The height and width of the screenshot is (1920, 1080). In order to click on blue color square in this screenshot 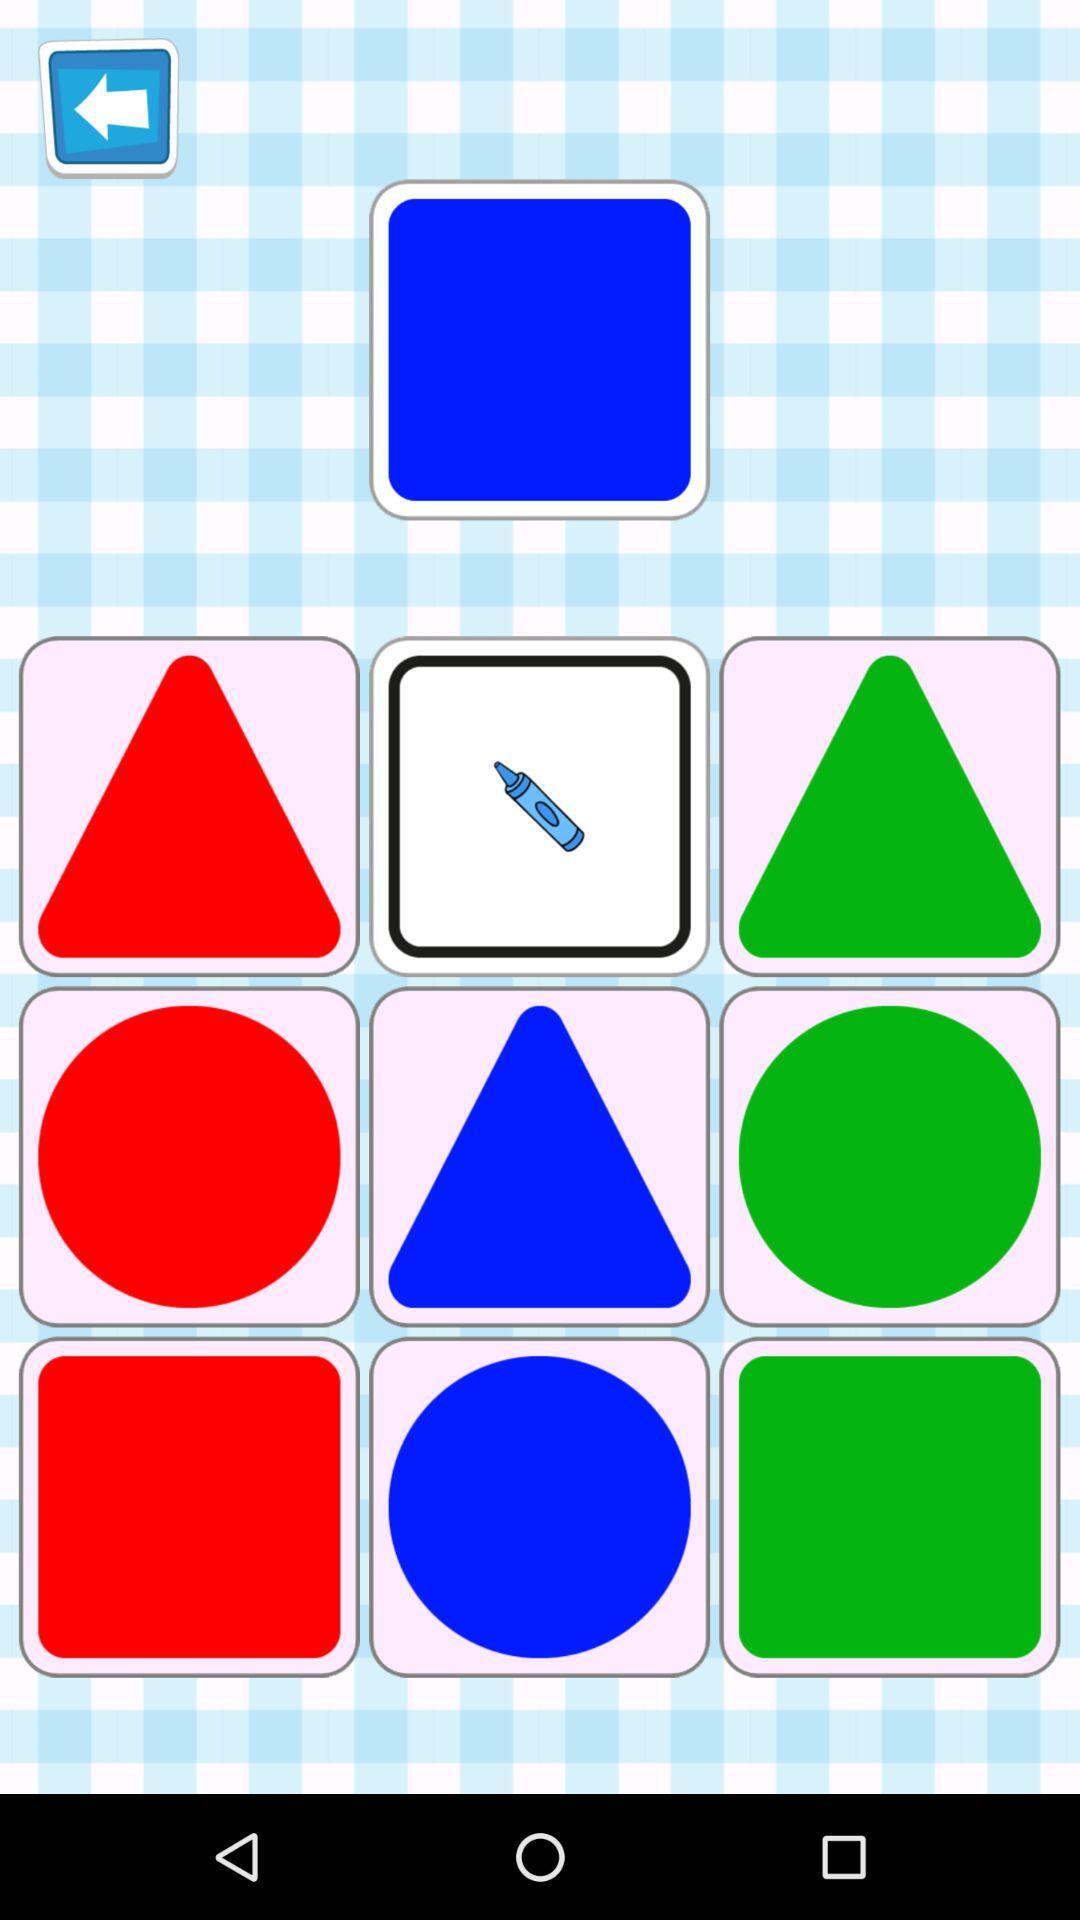, I will do `click(540, 350)`.